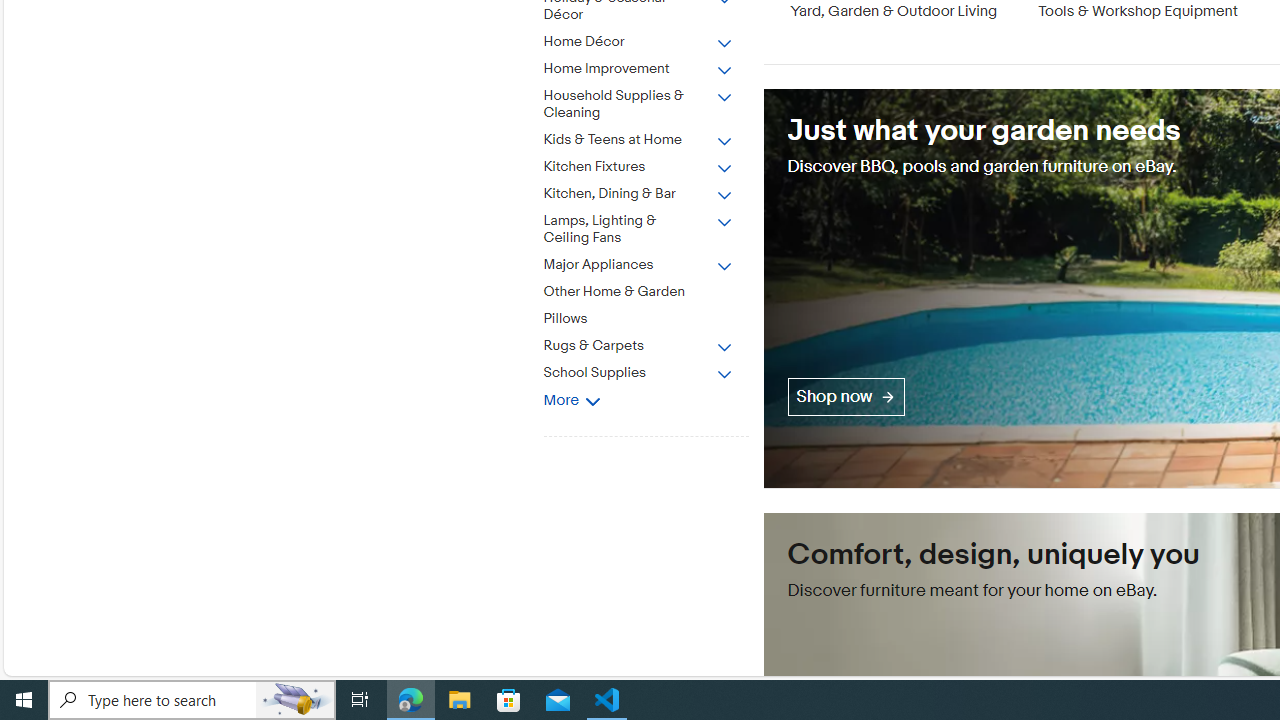 The height and width of the screenshot is (720, 1280). I want to click on 'Kitchen, Dining & Bar', so click(653, 190).